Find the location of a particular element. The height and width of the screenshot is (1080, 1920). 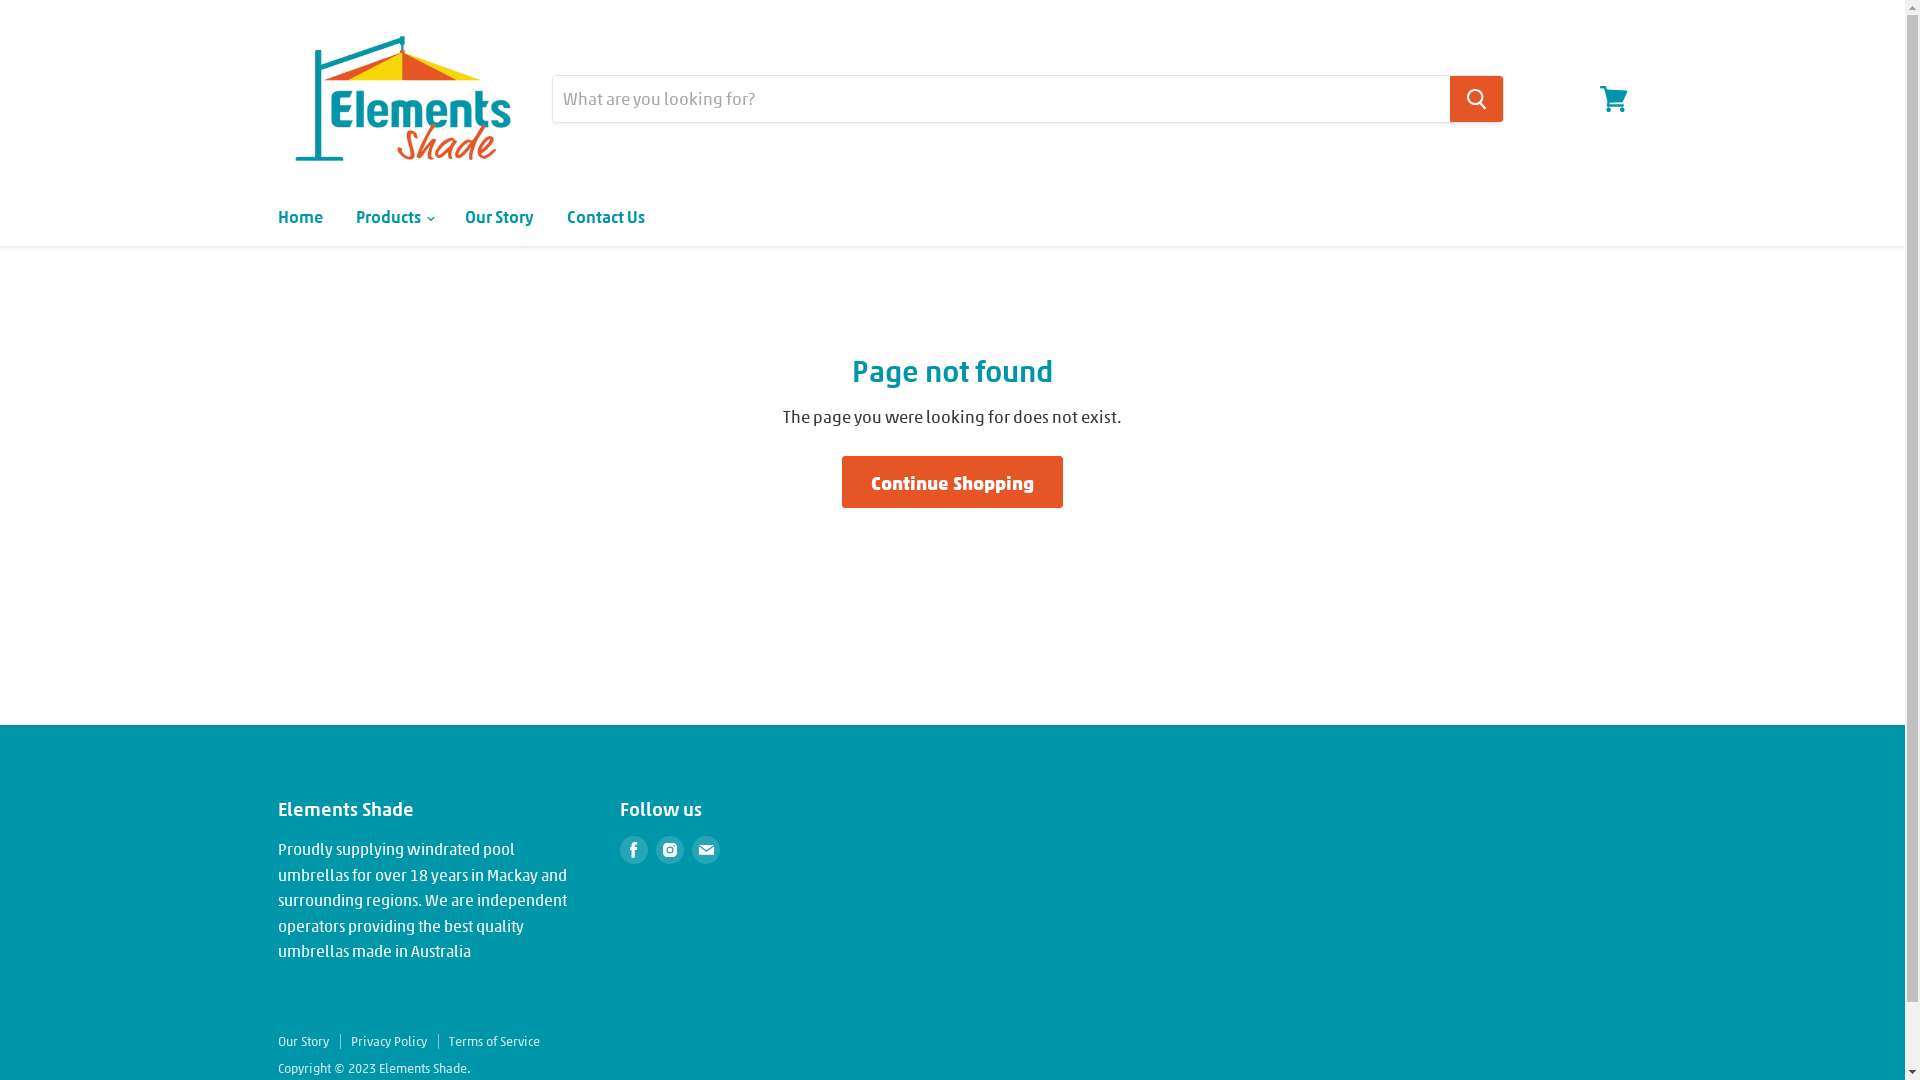

'Home' is located at coordinates (298, 216).